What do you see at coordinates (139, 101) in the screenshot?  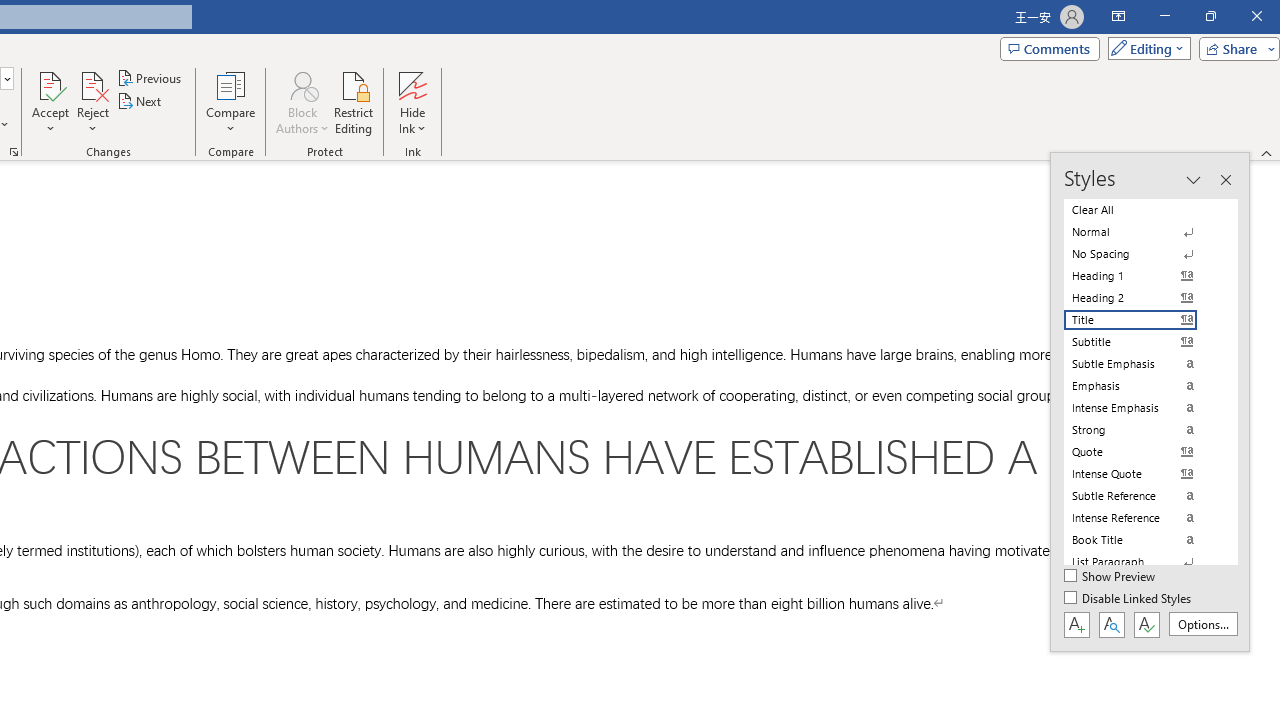 I see `'Next'` at bounding box center [139, 101].